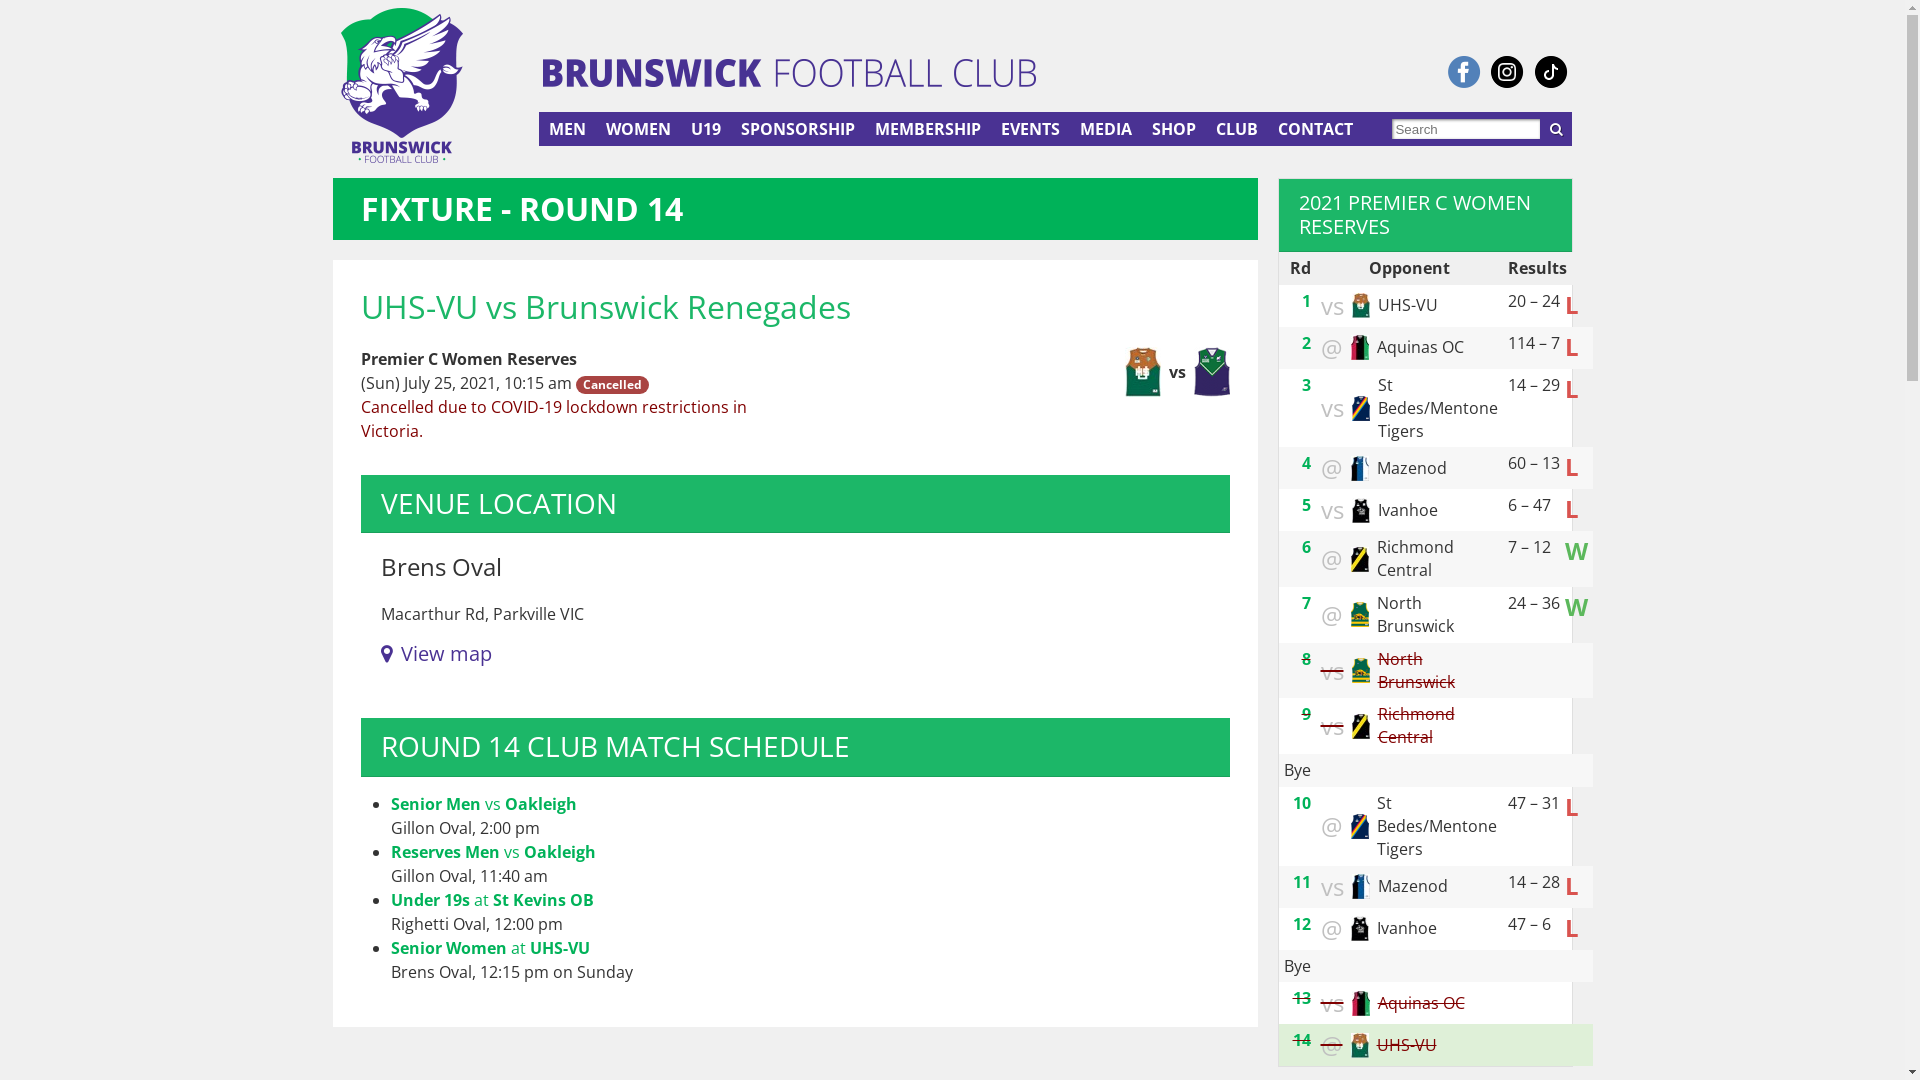 The width and height of the screenshot is (1920, 1080). Describe the element at coordinates (796, 128) in the screenshot. I see `'SPONSORSHIP'` at that location.